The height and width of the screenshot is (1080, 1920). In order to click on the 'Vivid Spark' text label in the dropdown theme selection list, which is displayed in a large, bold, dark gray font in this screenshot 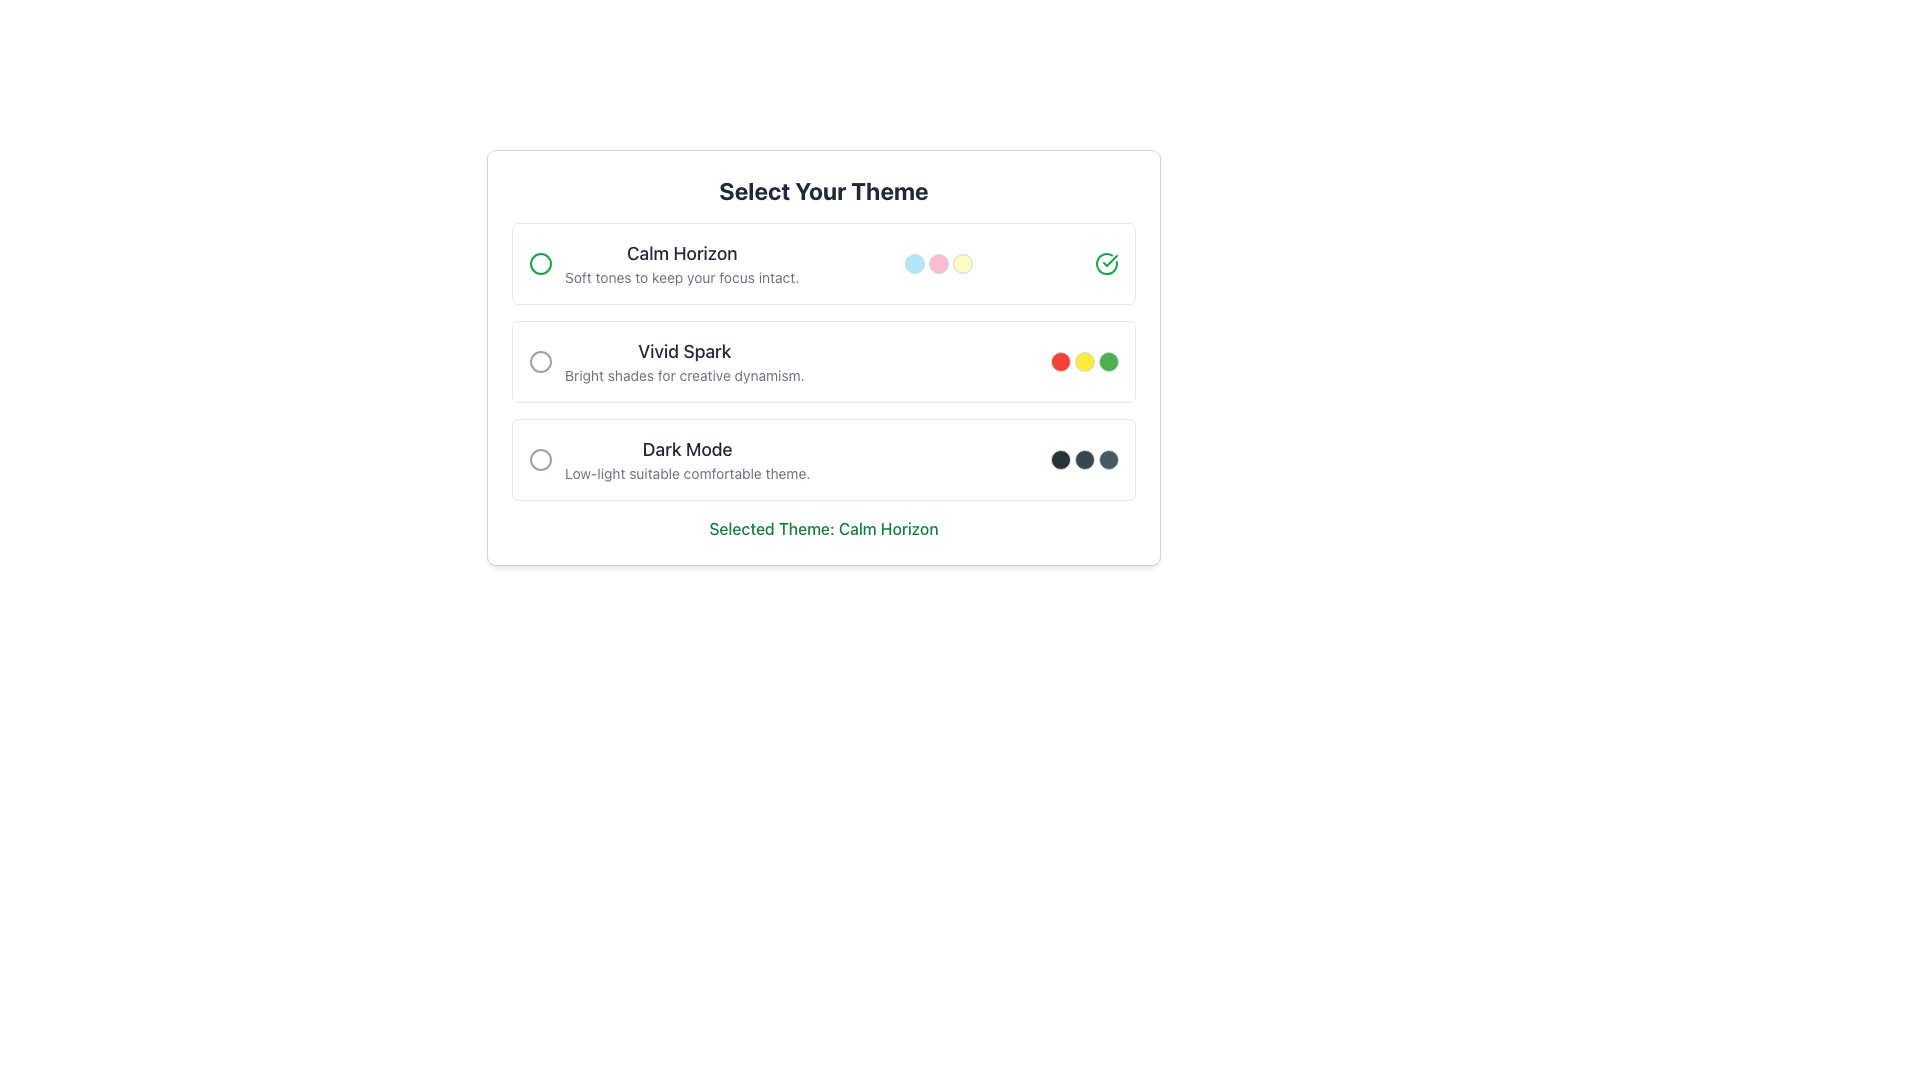, I will do `click(684, 350)`.